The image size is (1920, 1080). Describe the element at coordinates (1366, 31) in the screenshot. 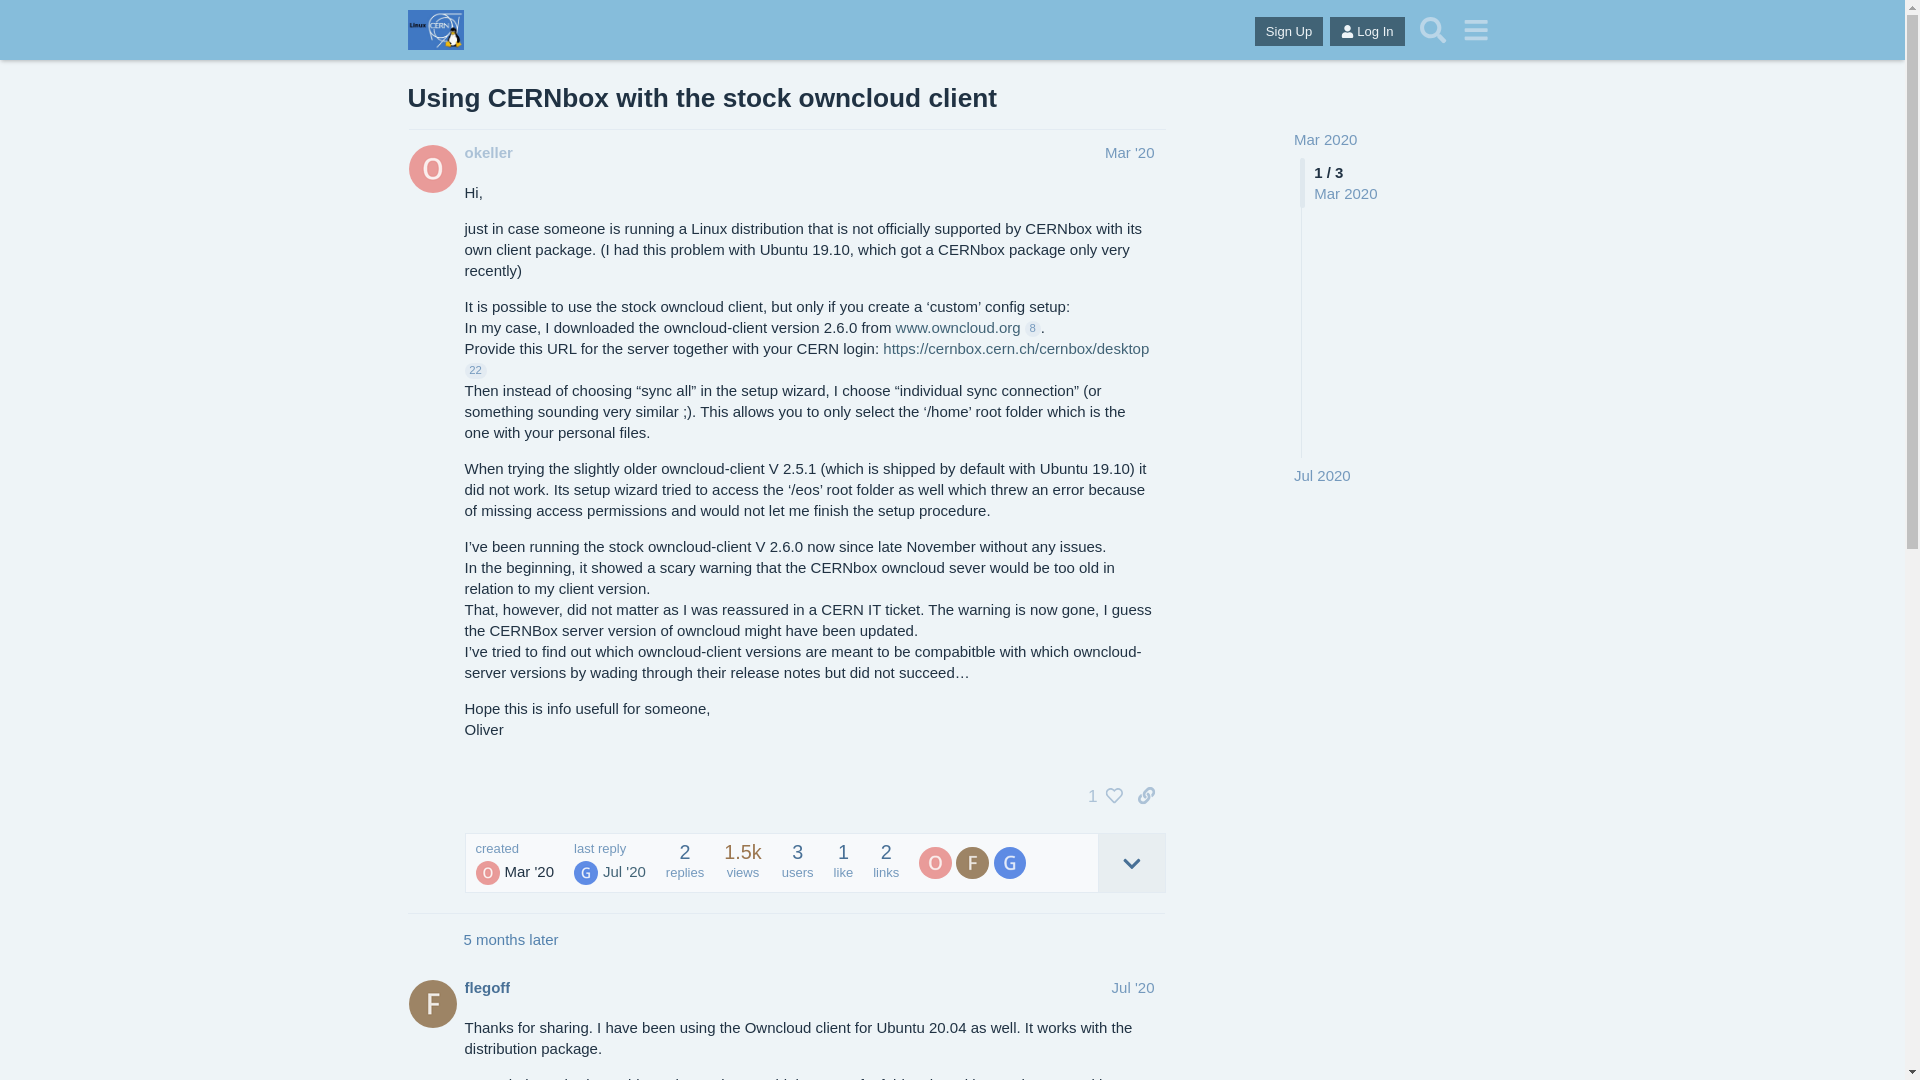

I see `'Log In'` at that location.